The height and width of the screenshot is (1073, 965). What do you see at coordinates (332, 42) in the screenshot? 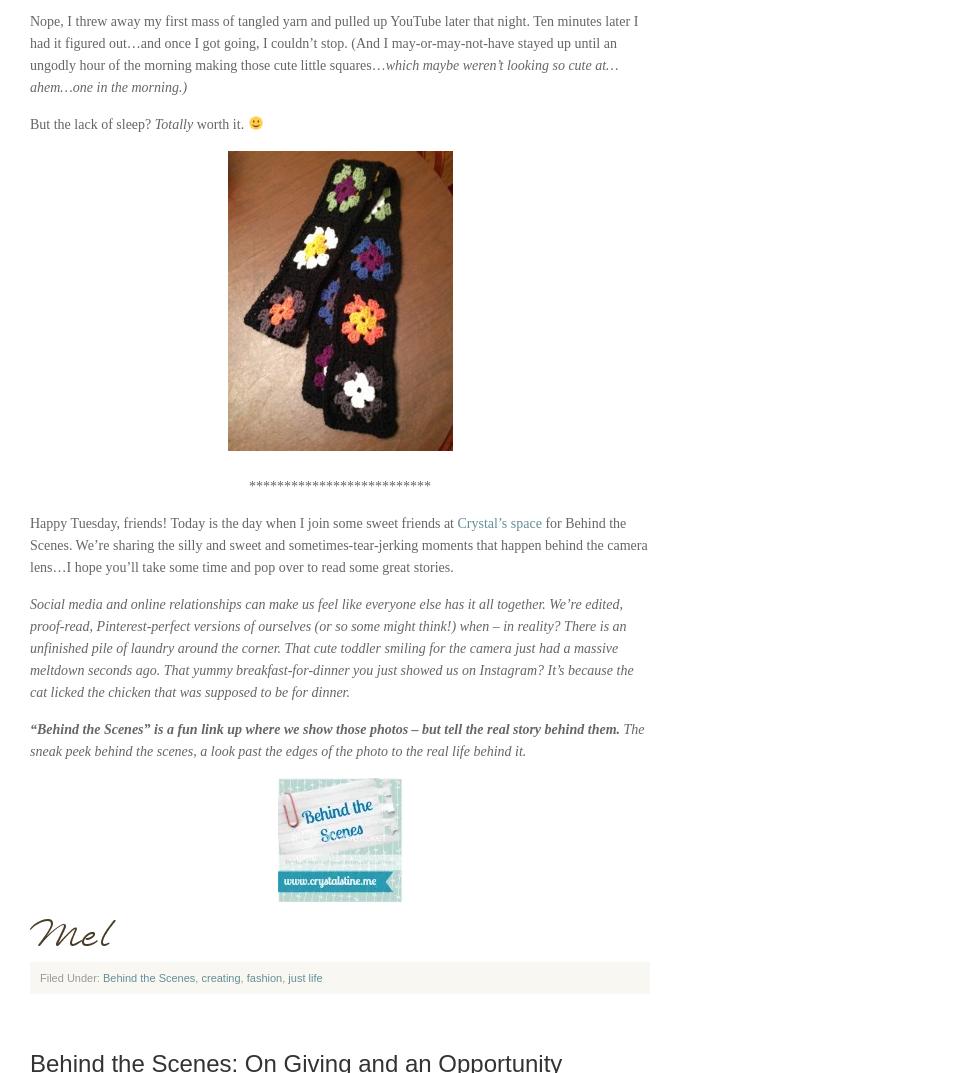
I see `'Nope, I threw away my first mass of tangled yarn and pulled up YouTube later that night. Ten minutes later I had it figured out…and once I got going, I couldn’t stop. (And I may-or-may-not-have stayed up until an ungodly hour of the morning making those cute little squares…'` at bounding box center [332, 42].